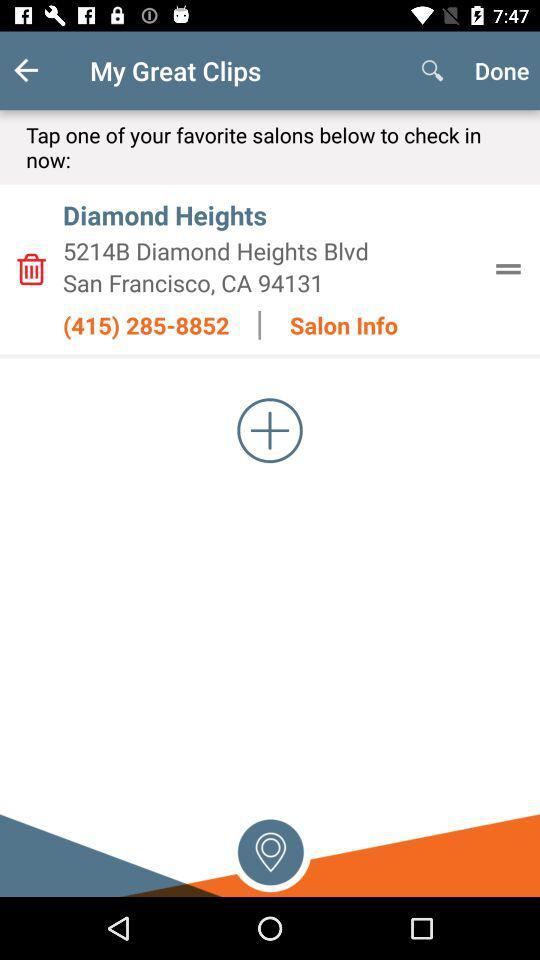 The height and width of the screenshot is (960, 540). I want to click on app next to the my great clips item, so click(42, 70).